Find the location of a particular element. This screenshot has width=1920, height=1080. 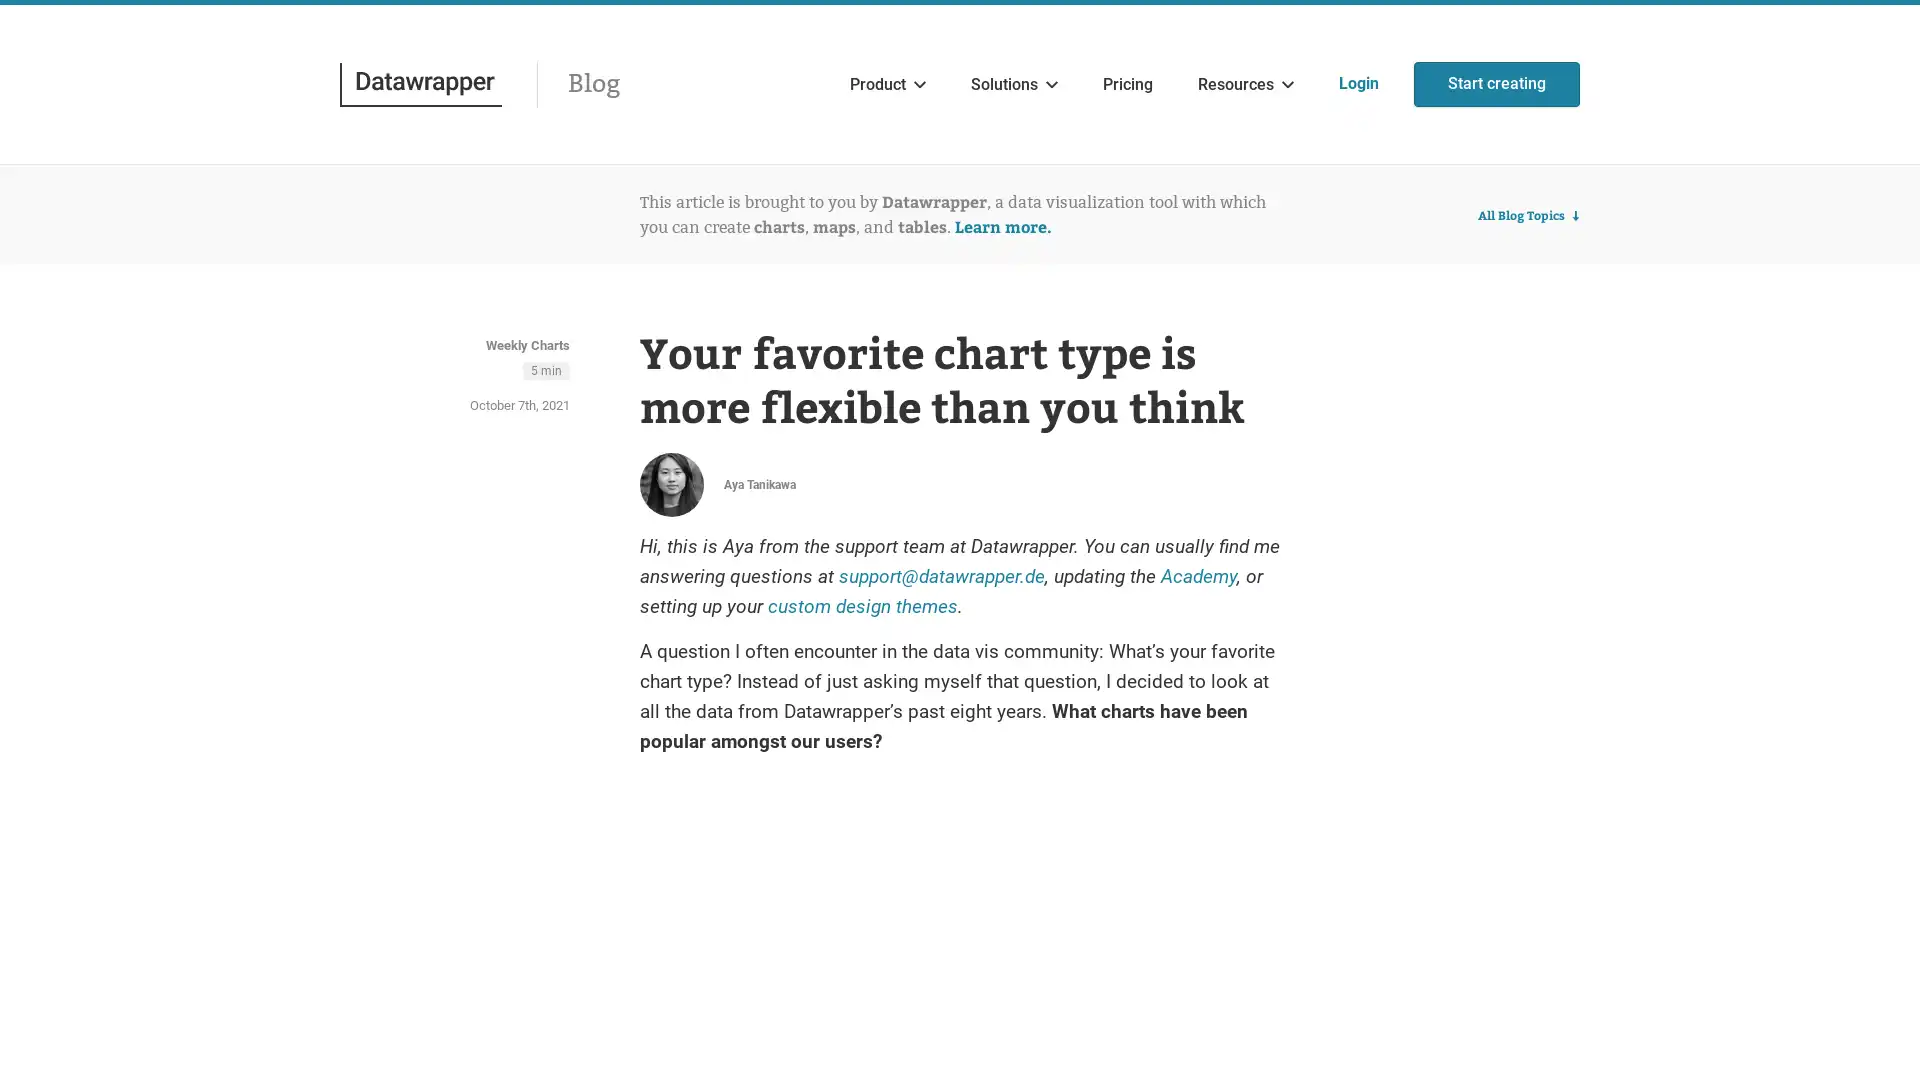

Edit this chart is located at coordinates (1200, 837).